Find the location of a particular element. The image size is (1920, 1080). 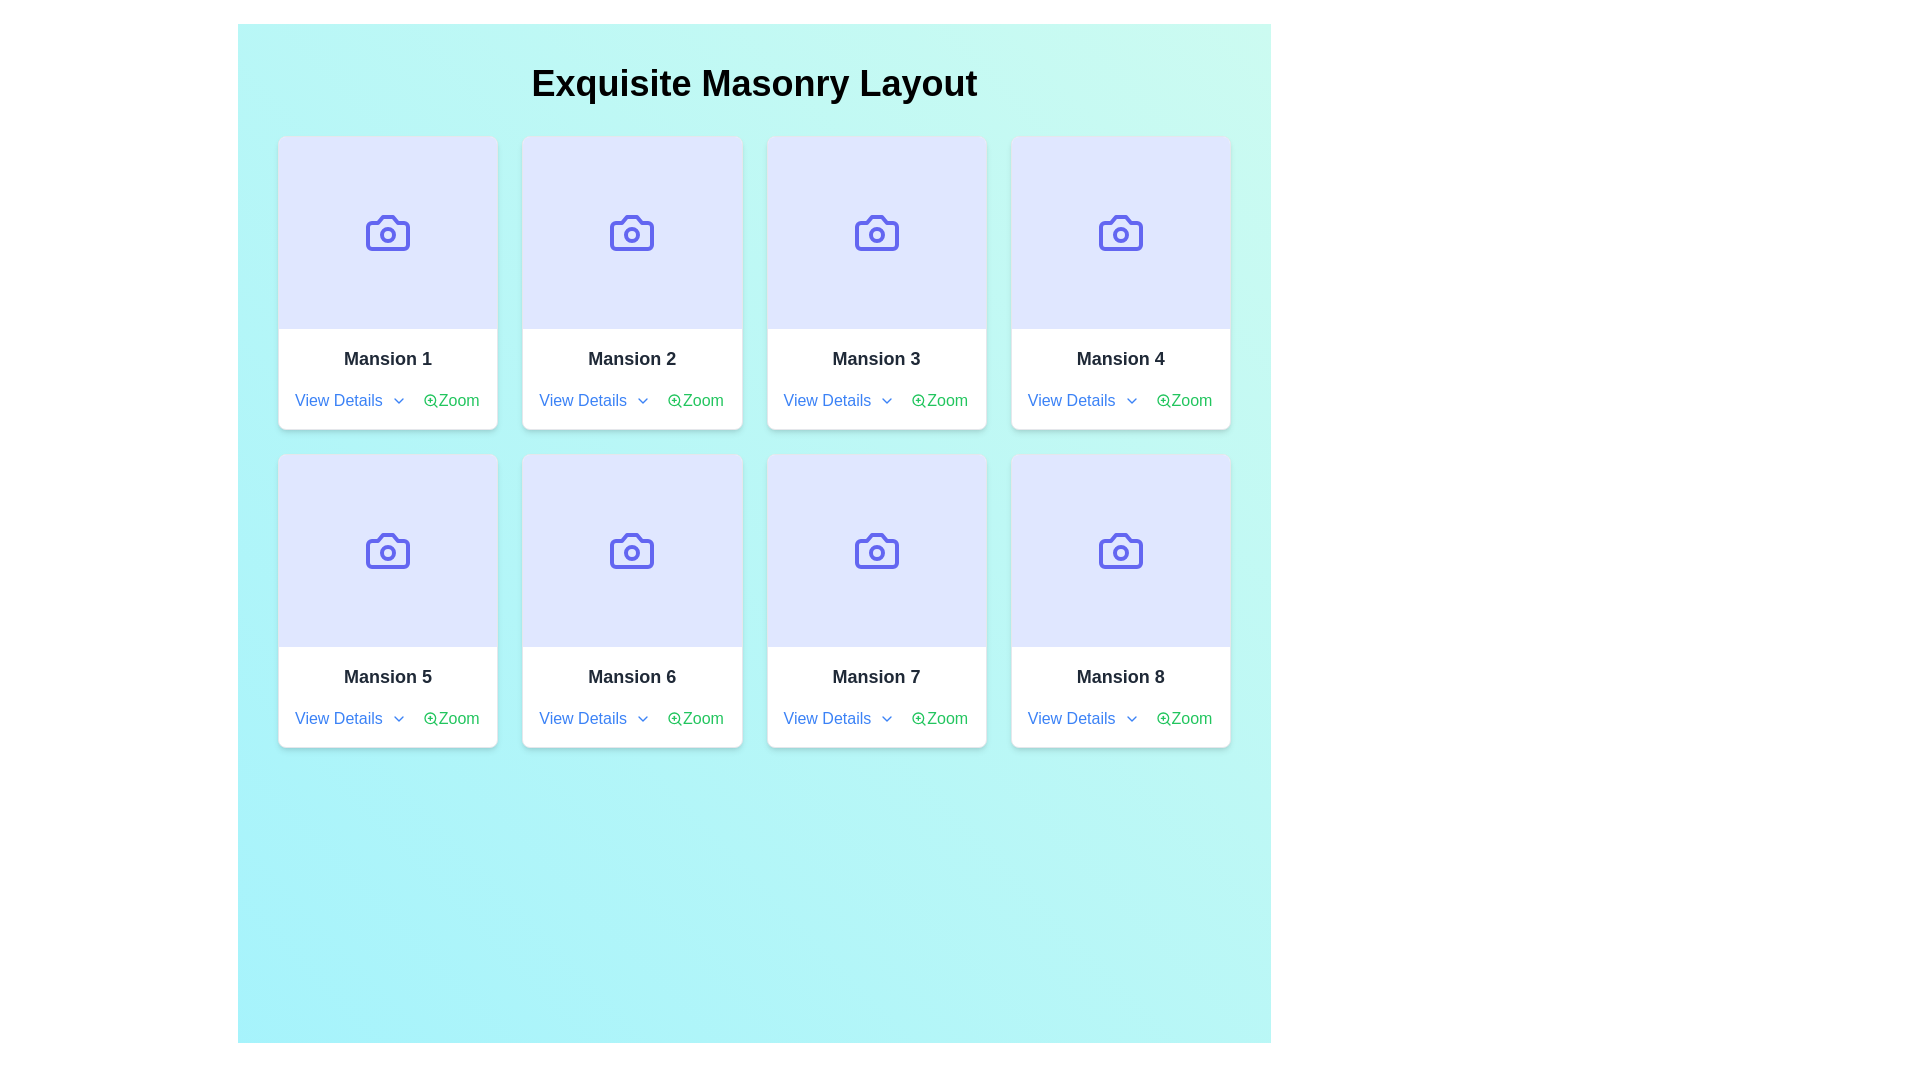

static text element that serves as the title of the second card in the bottom row of the 3x3 grid of property cards is located at coordinates (631, 676).